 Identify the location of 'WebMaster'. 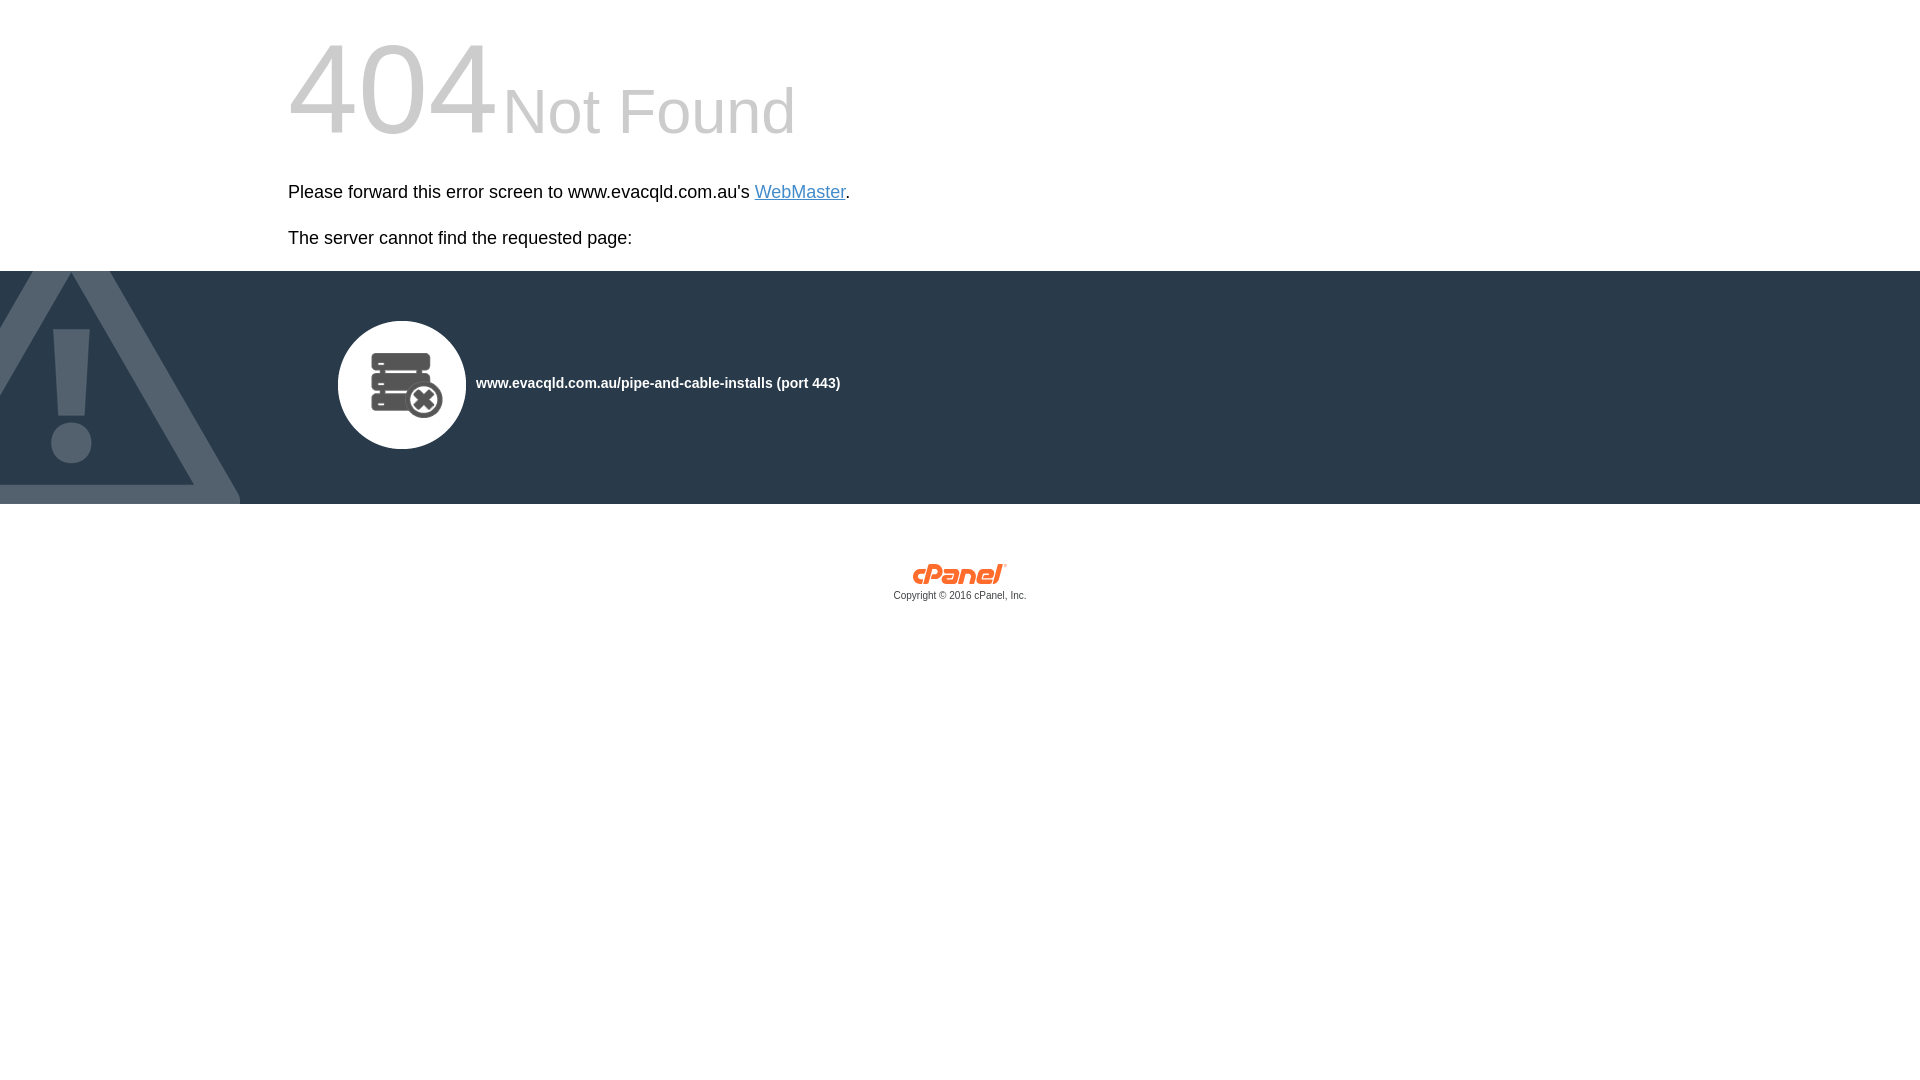
(800, 192).